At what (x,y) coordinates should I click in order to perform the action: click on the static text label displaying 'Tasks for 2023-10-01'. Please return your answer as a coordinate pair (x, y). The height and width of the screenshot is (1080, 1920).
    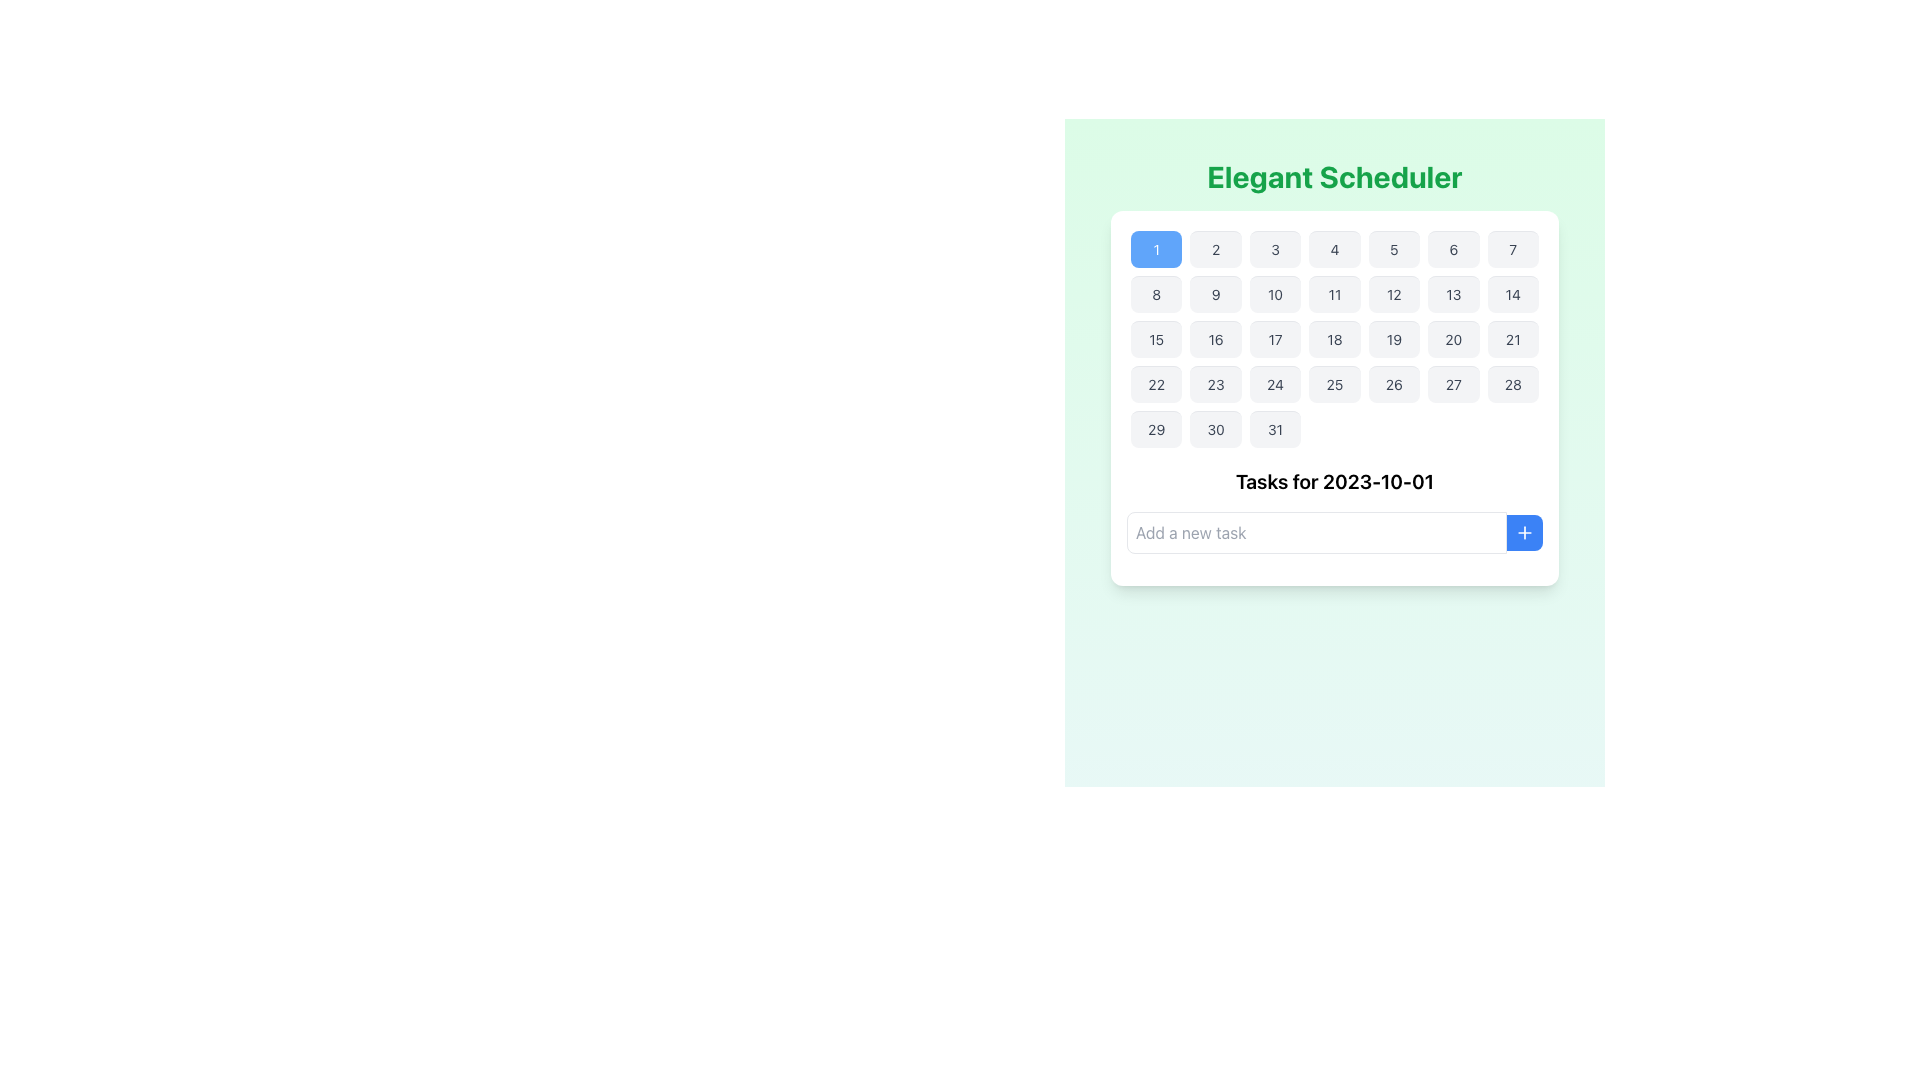
    Looking at the image, I should click on (1334, 482).